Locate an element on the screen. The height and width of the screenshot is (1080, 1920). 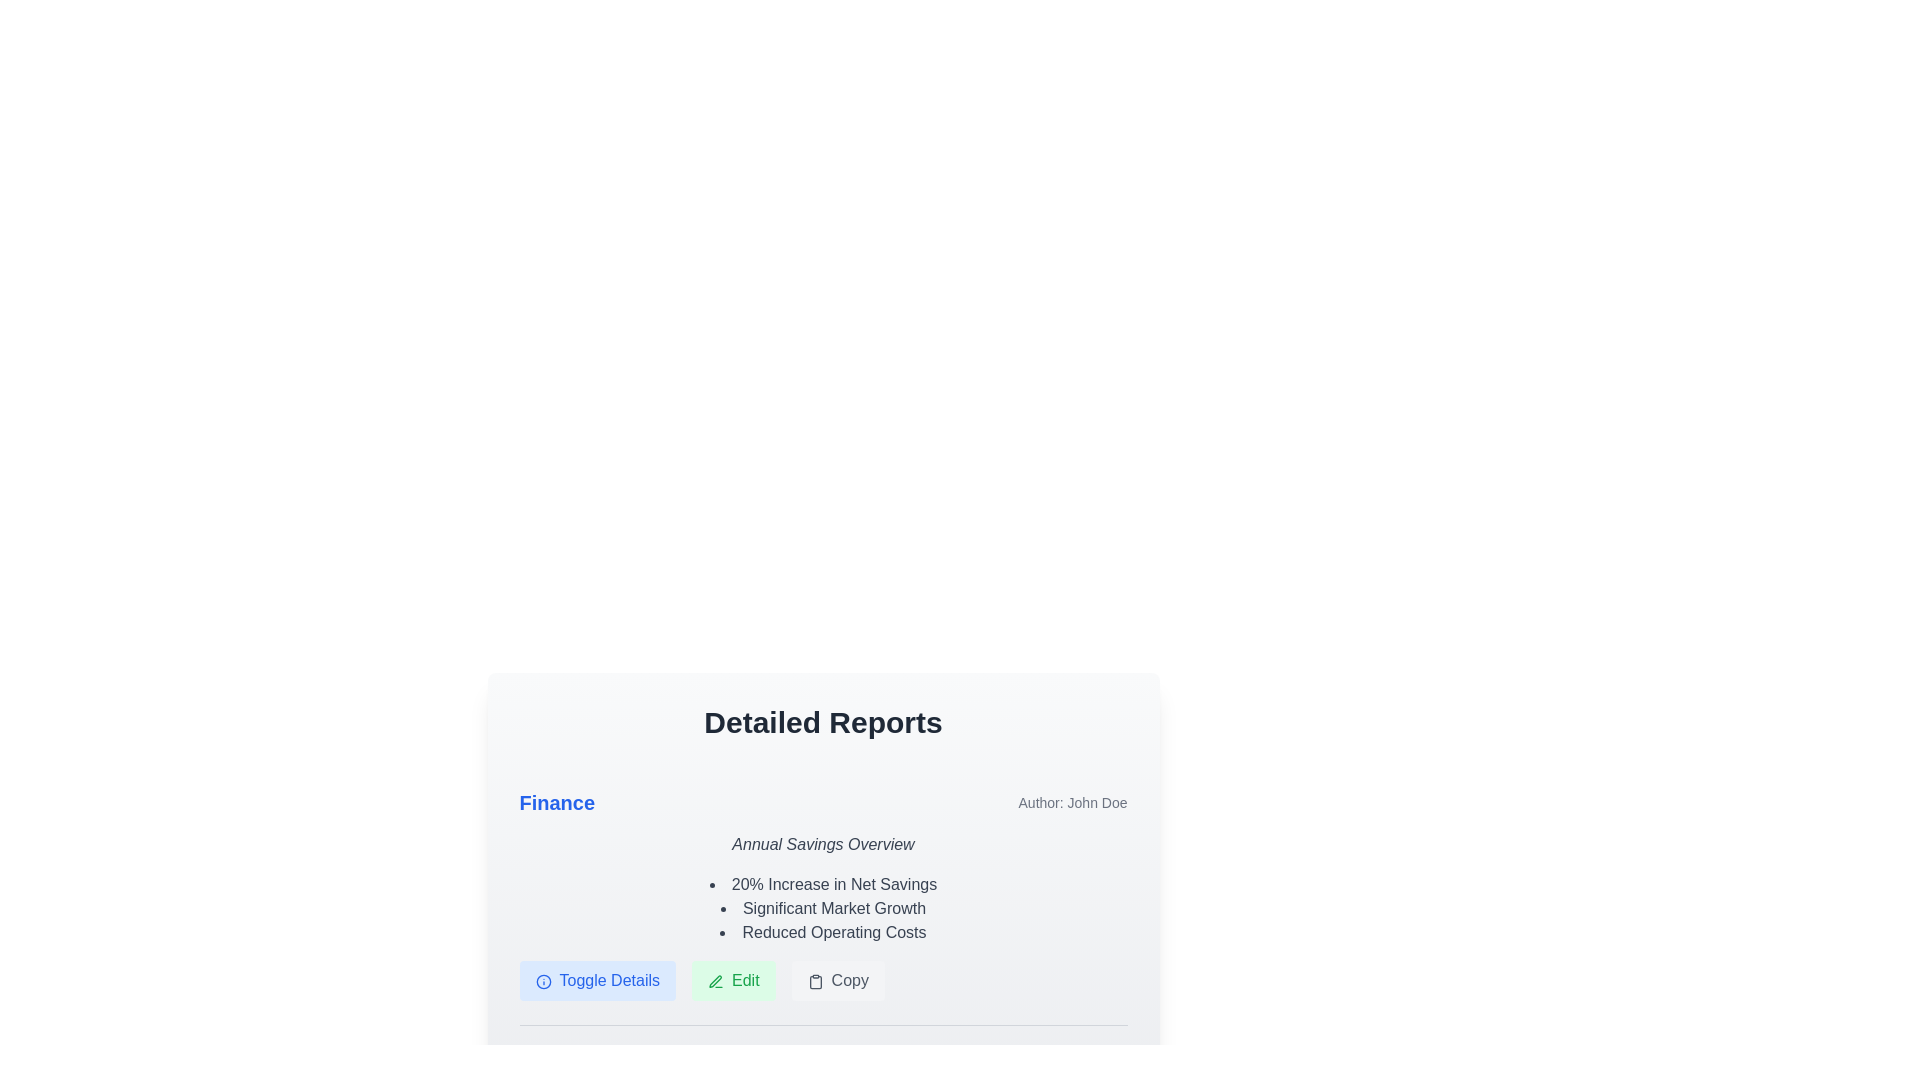
the Text block with bullets located below the title 'Annual Savings Overview' and above the interactive buttons labeled 'Toggle Details,' 'Edit,' and 'Copy.' is located at coordinates (823, 893).